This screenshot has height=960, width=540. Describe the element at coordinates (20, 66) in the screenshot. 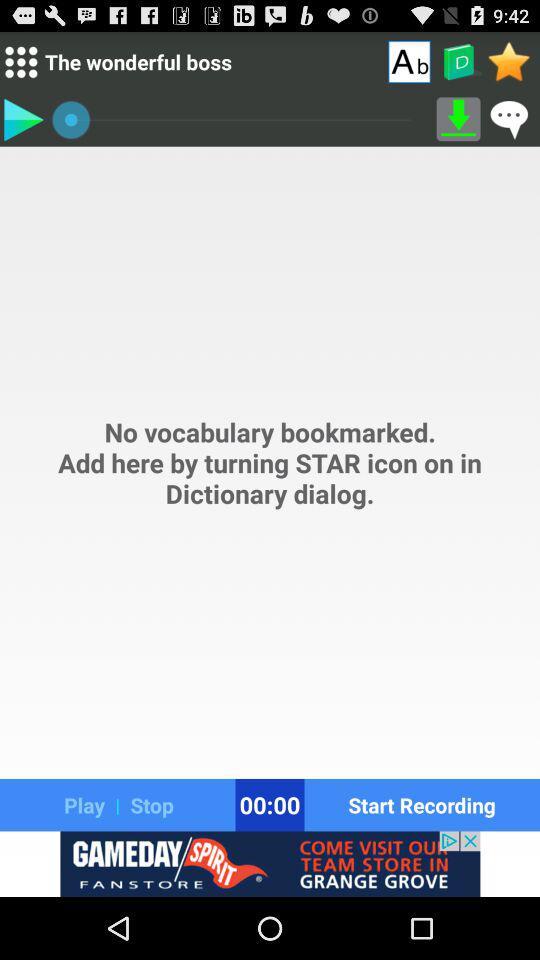

I see `the dialpad icon` at that location.